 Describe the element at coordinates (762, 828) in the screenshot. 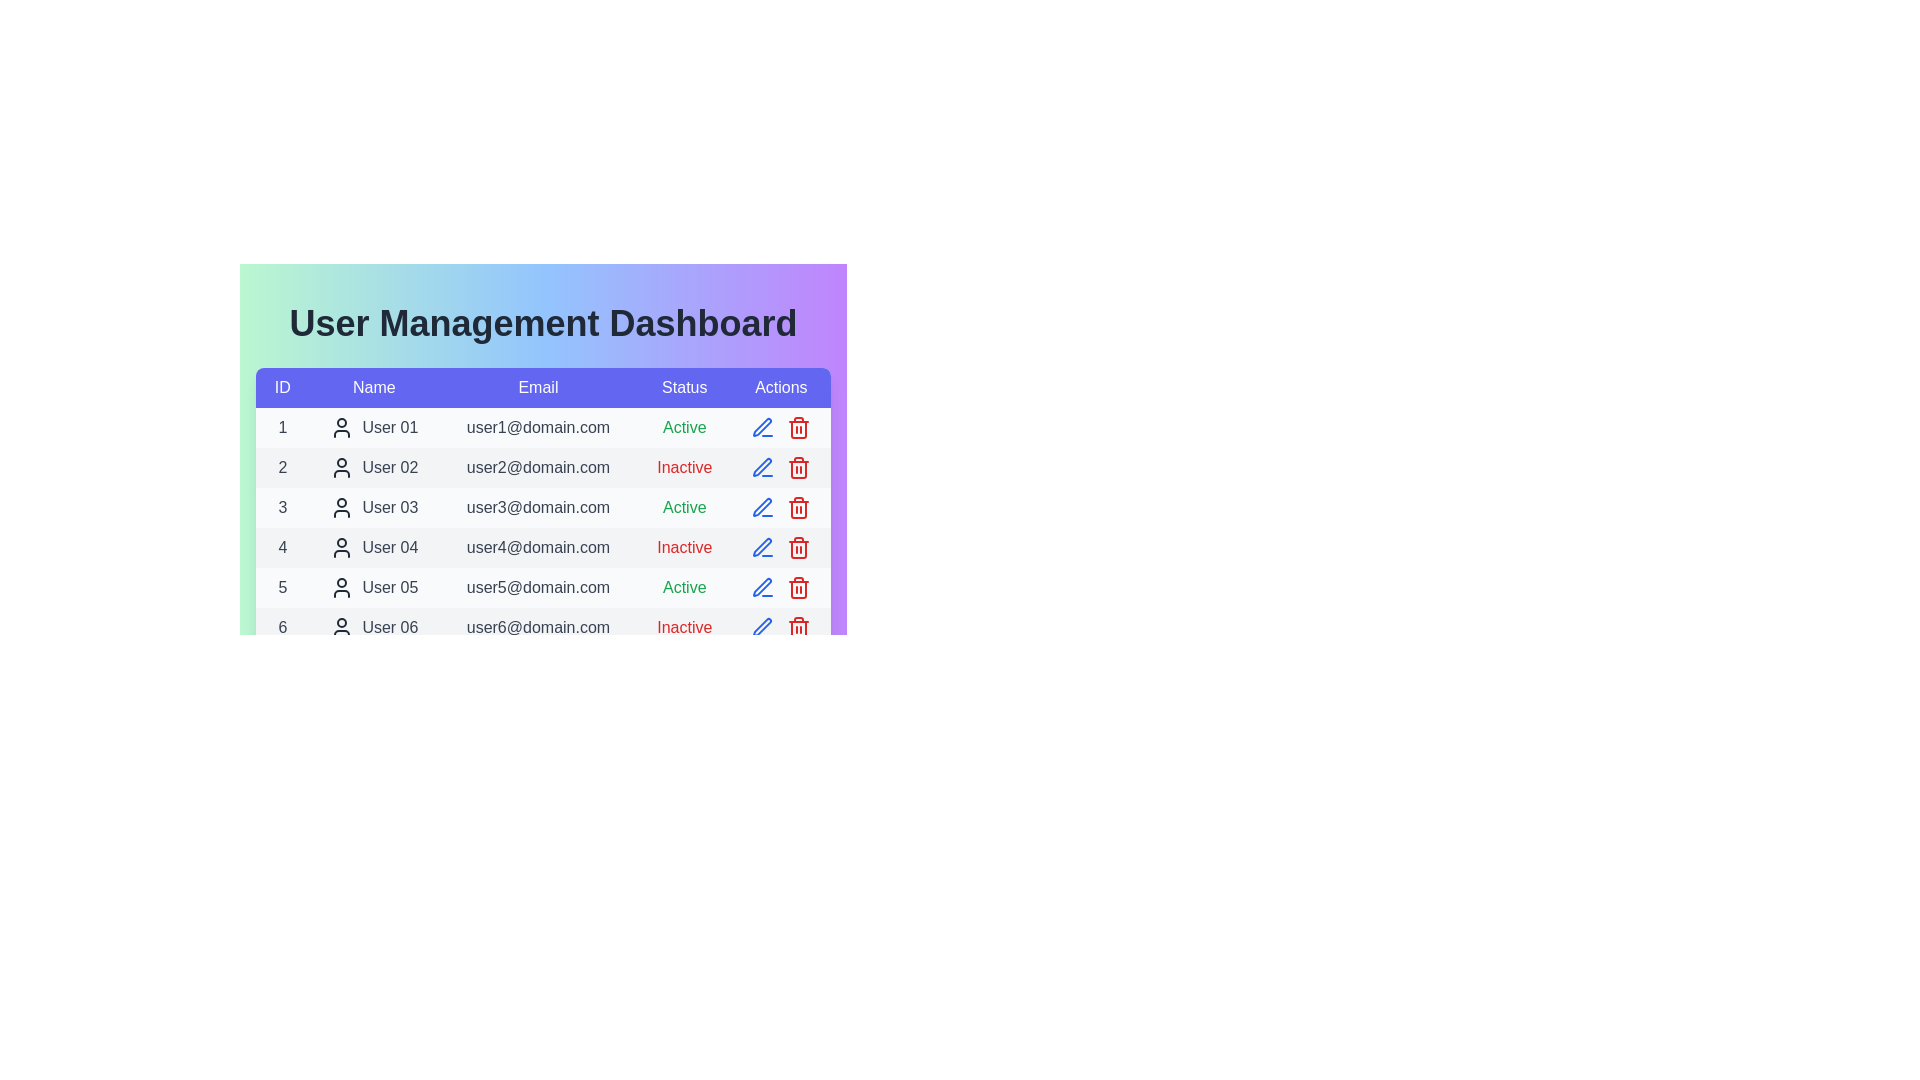

I see `the edit icon for the user with ID 11` at that location.